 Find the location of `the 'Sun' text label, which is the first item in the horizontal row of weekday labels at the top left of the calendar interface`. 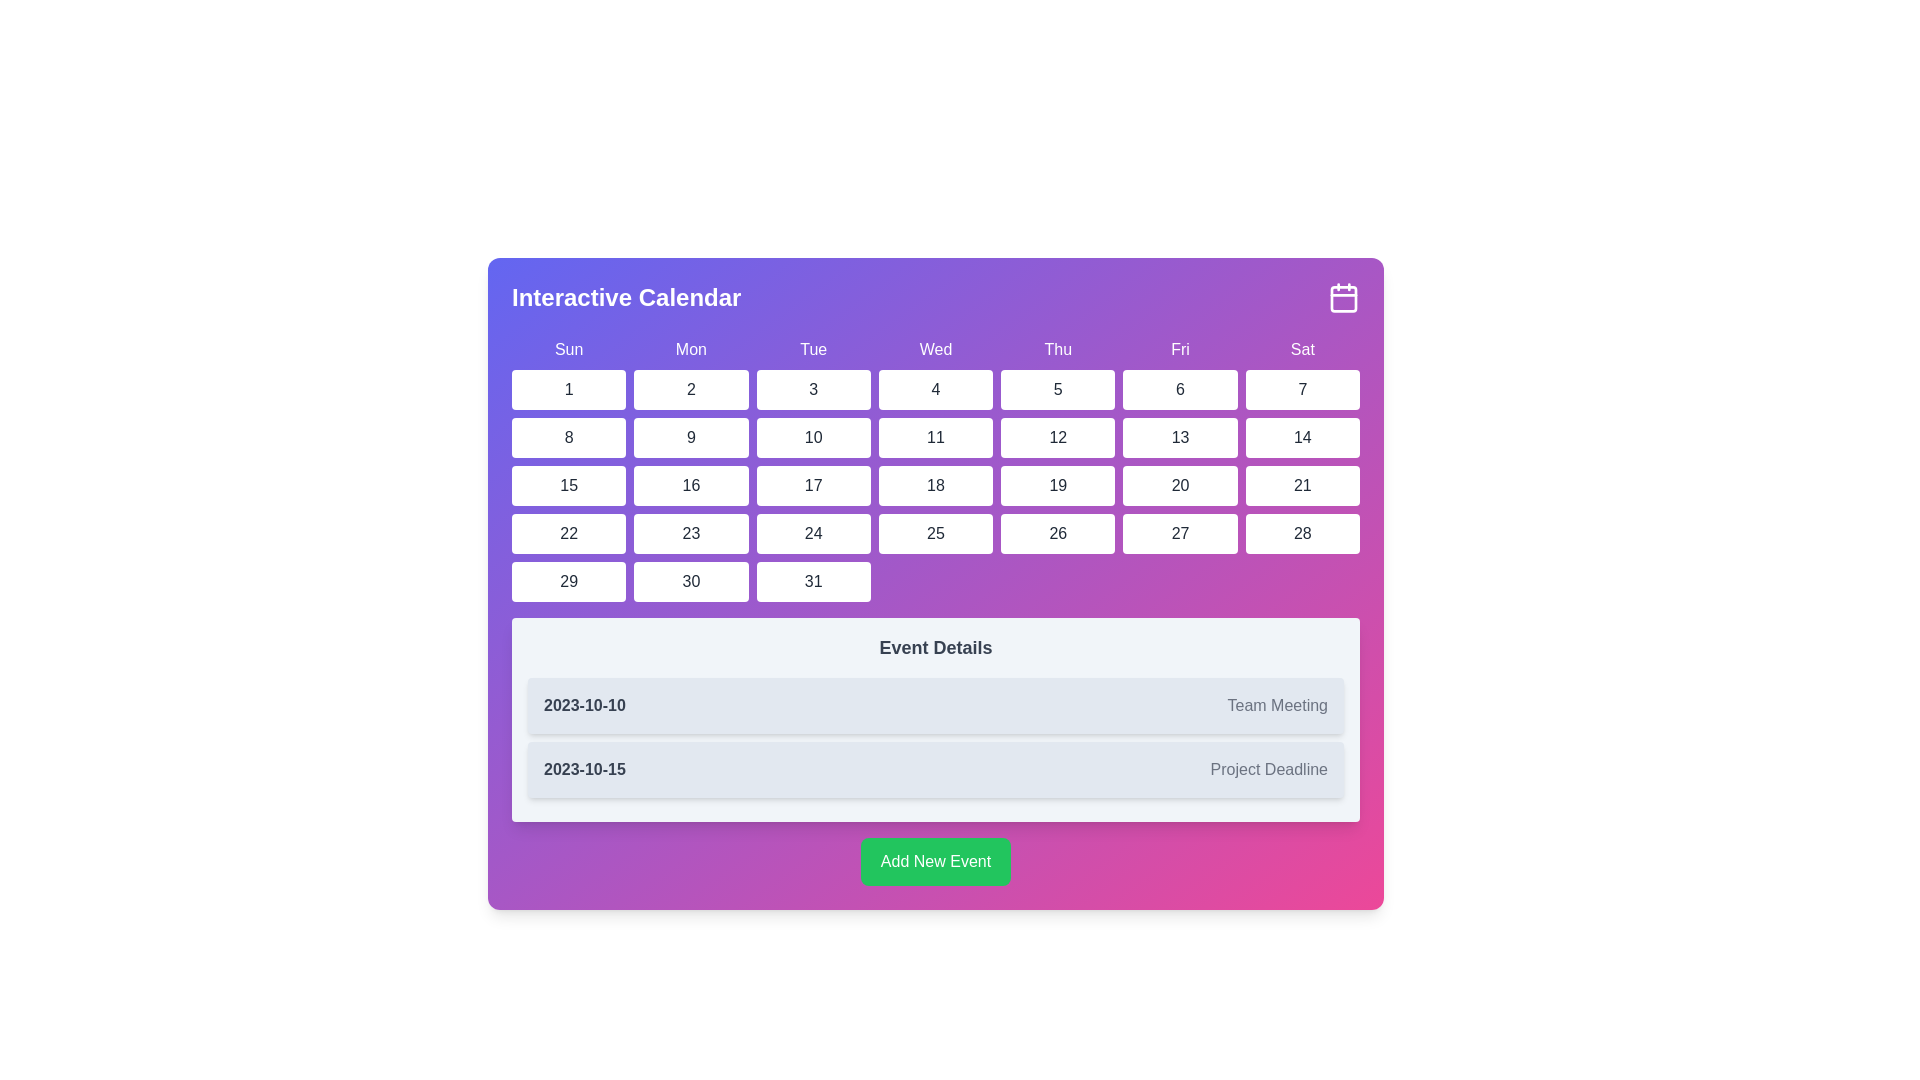

the 'Sun' text label, which is the first item in the horizontal row of weekday labels at the top left of the calendar interface is located at coordinates (568, 349).